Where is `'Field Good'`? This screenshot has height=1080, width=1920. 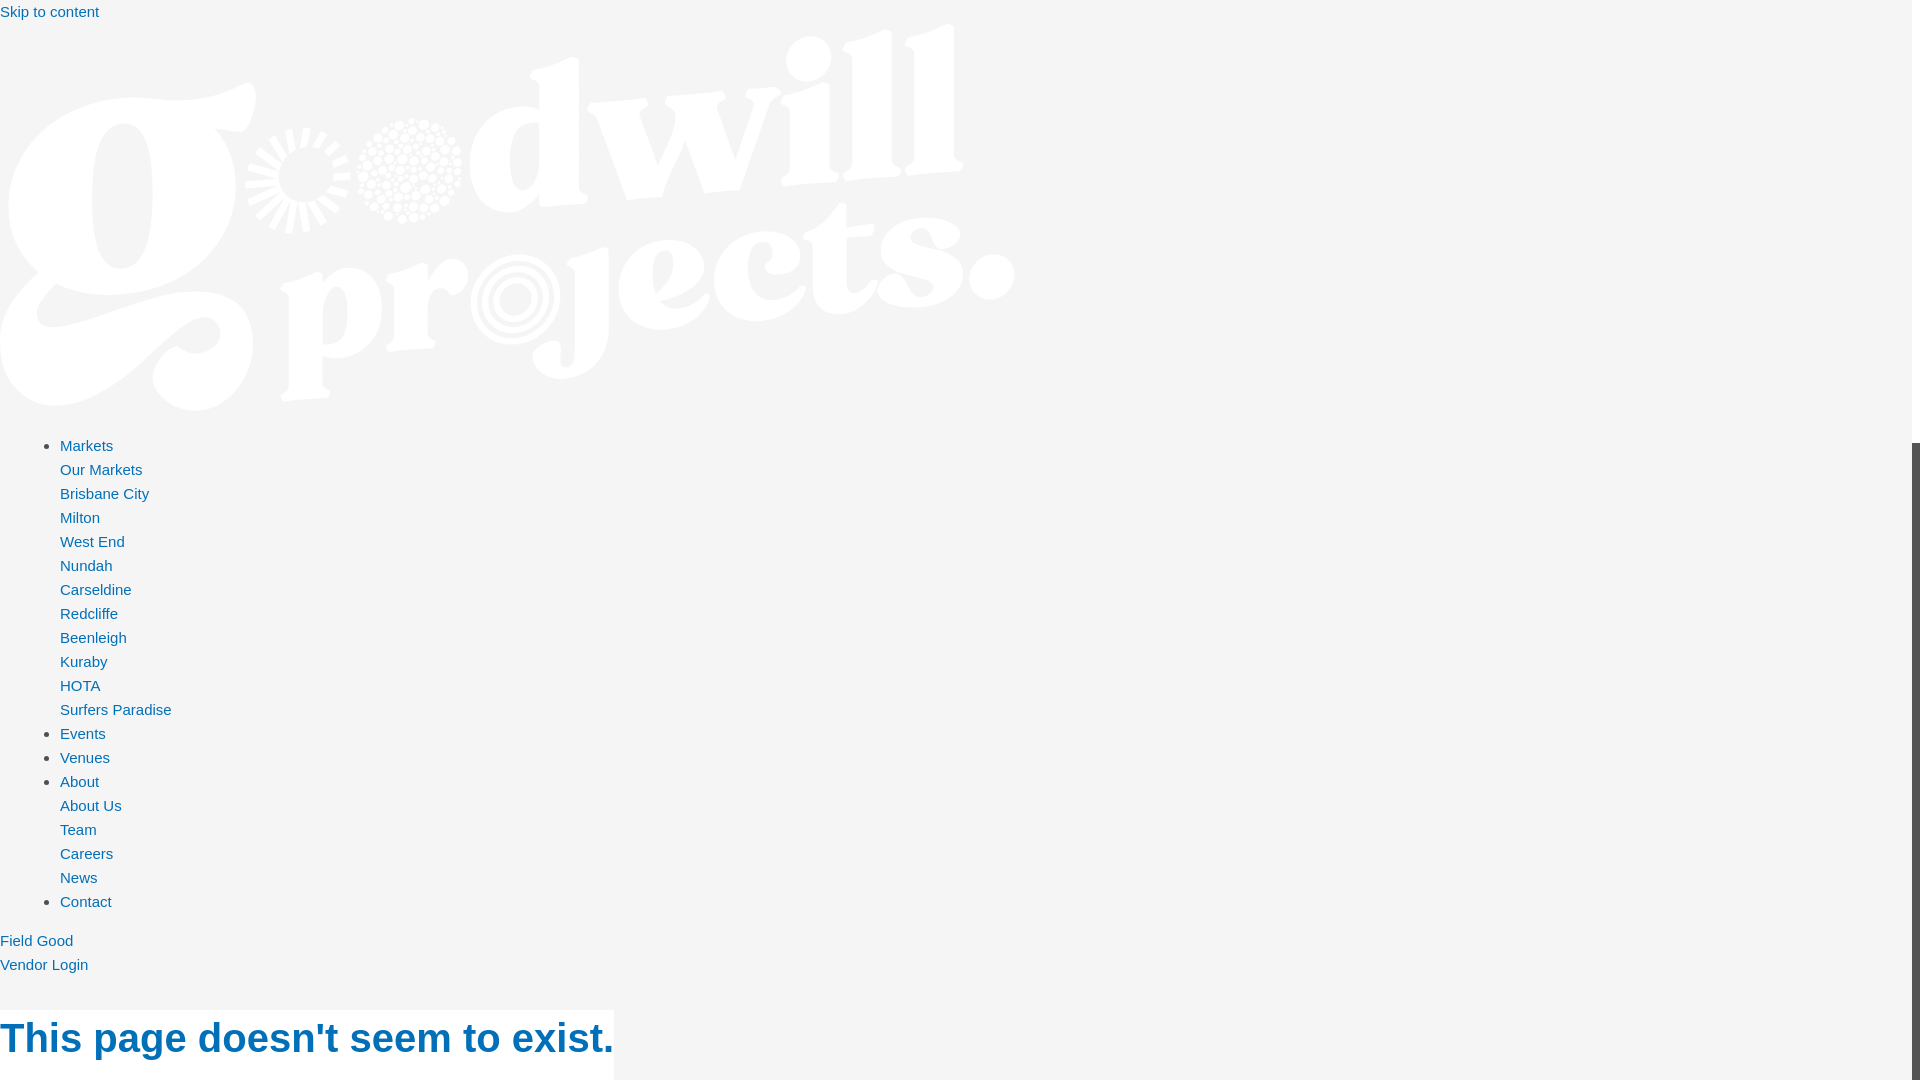
'Field Good' is located at coordinates (0, 940).